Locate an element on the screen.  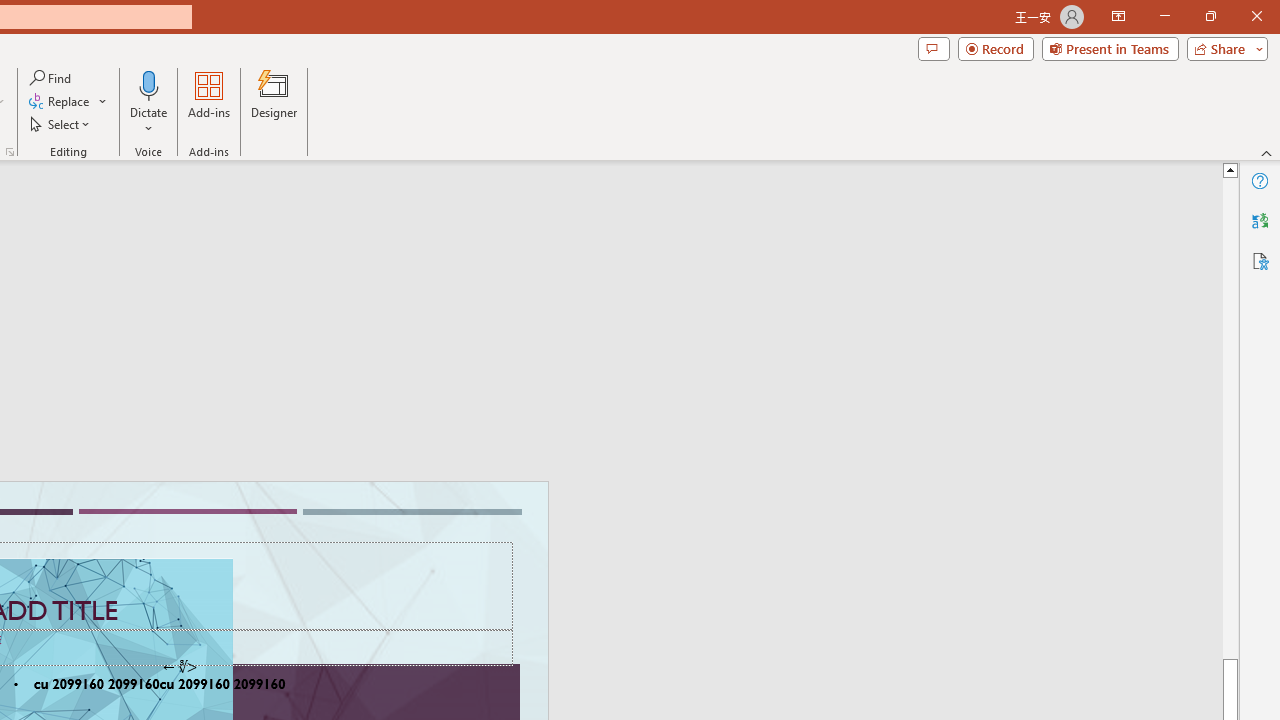
'More Options' is located at coordinates (148, 121).